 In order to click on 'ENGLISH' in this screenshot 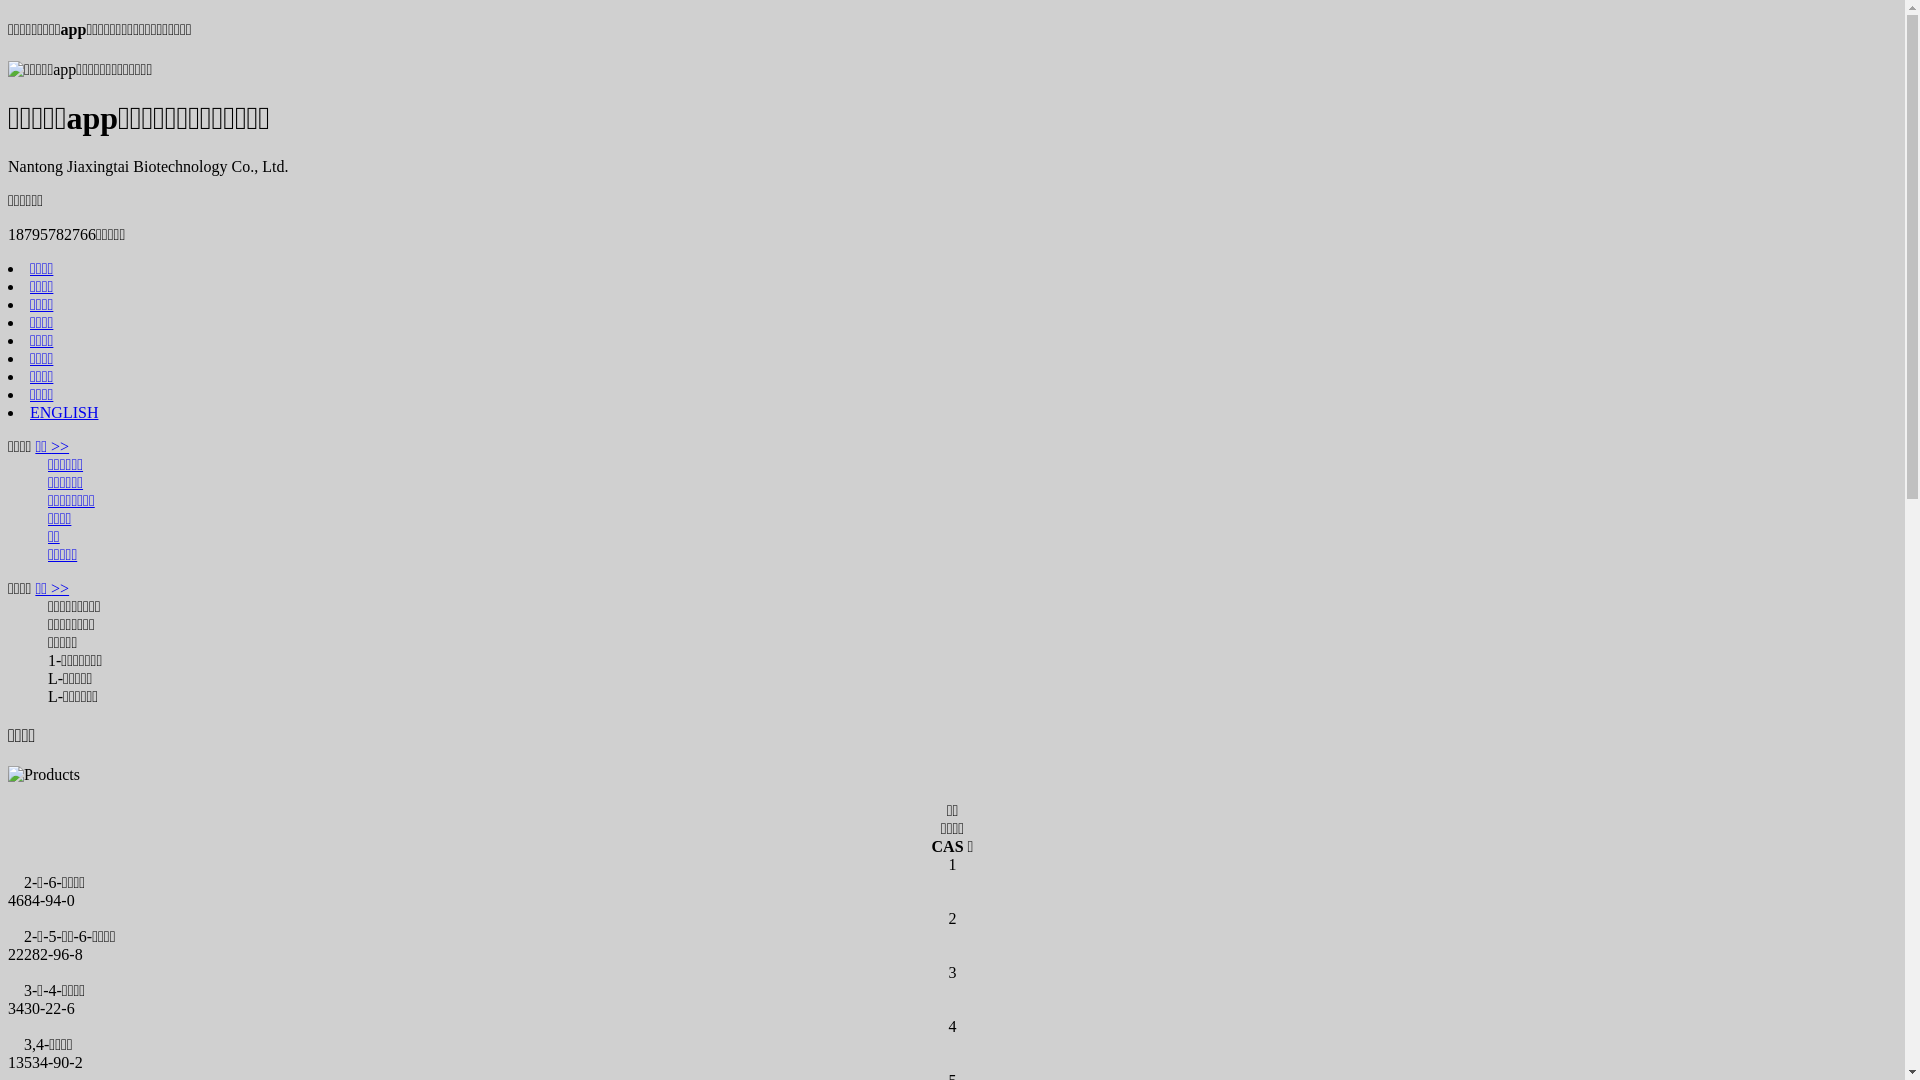, I will do `click(63, 411)`.